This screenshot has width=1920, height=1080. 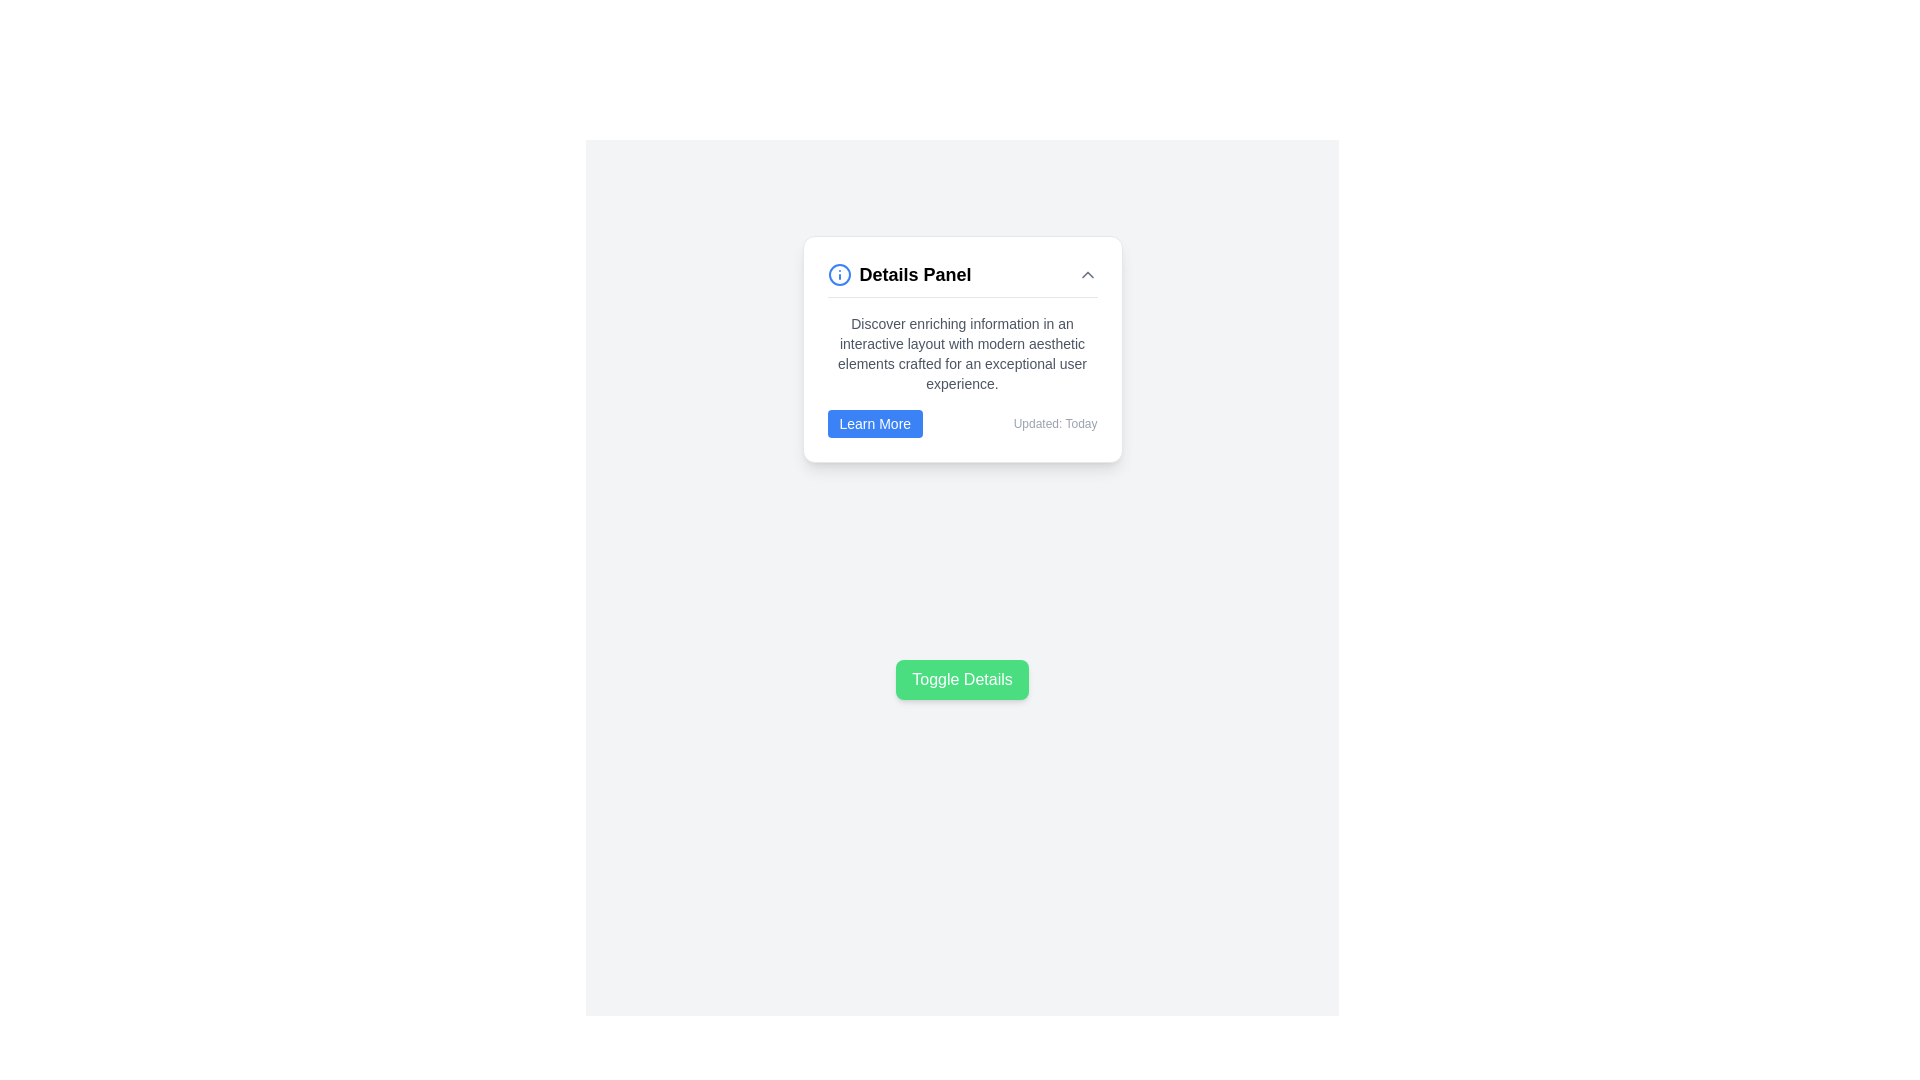 What do you see at coordinates (914, 274) in the screenshot?
I see `title text located at the top center of the card, positioned immediately to the right of the blue information icon` at bounding box center [914, 274].